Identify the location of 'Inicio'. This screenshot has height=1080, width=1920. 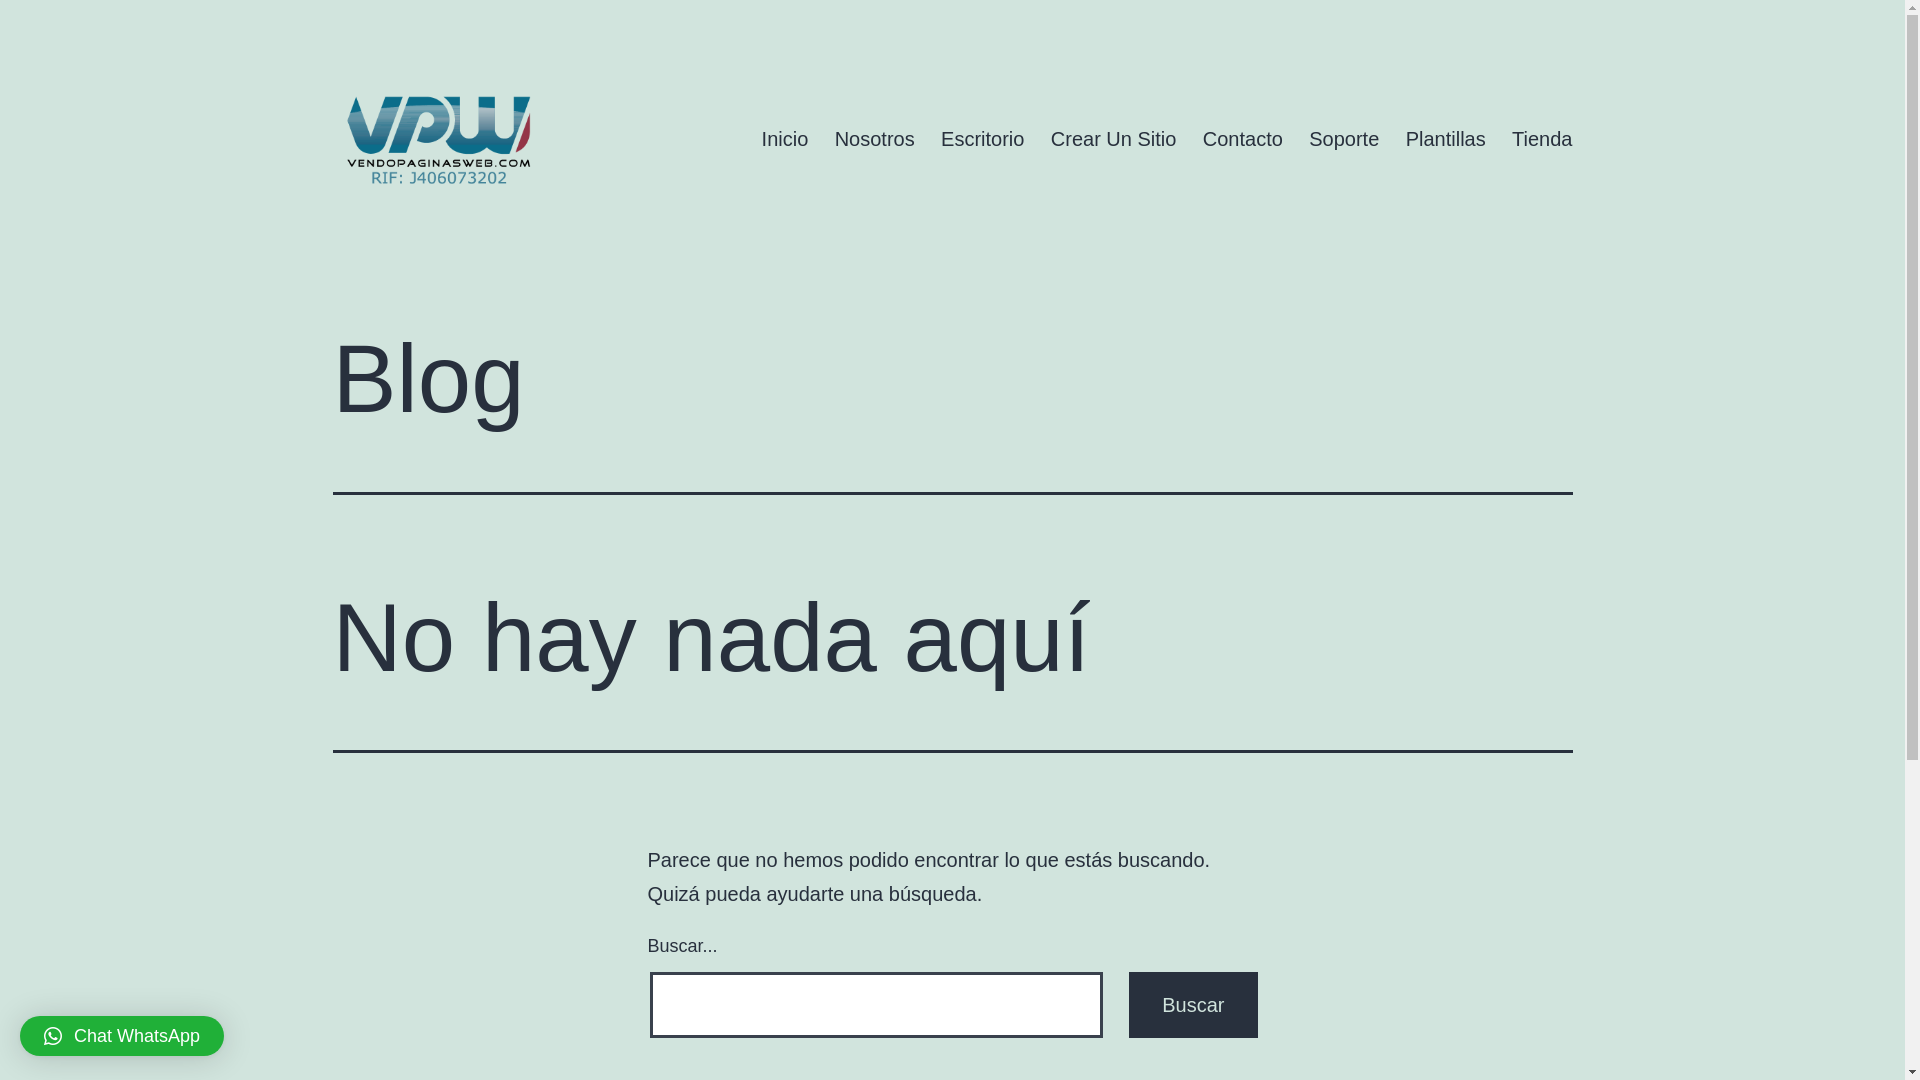
(783, 137).